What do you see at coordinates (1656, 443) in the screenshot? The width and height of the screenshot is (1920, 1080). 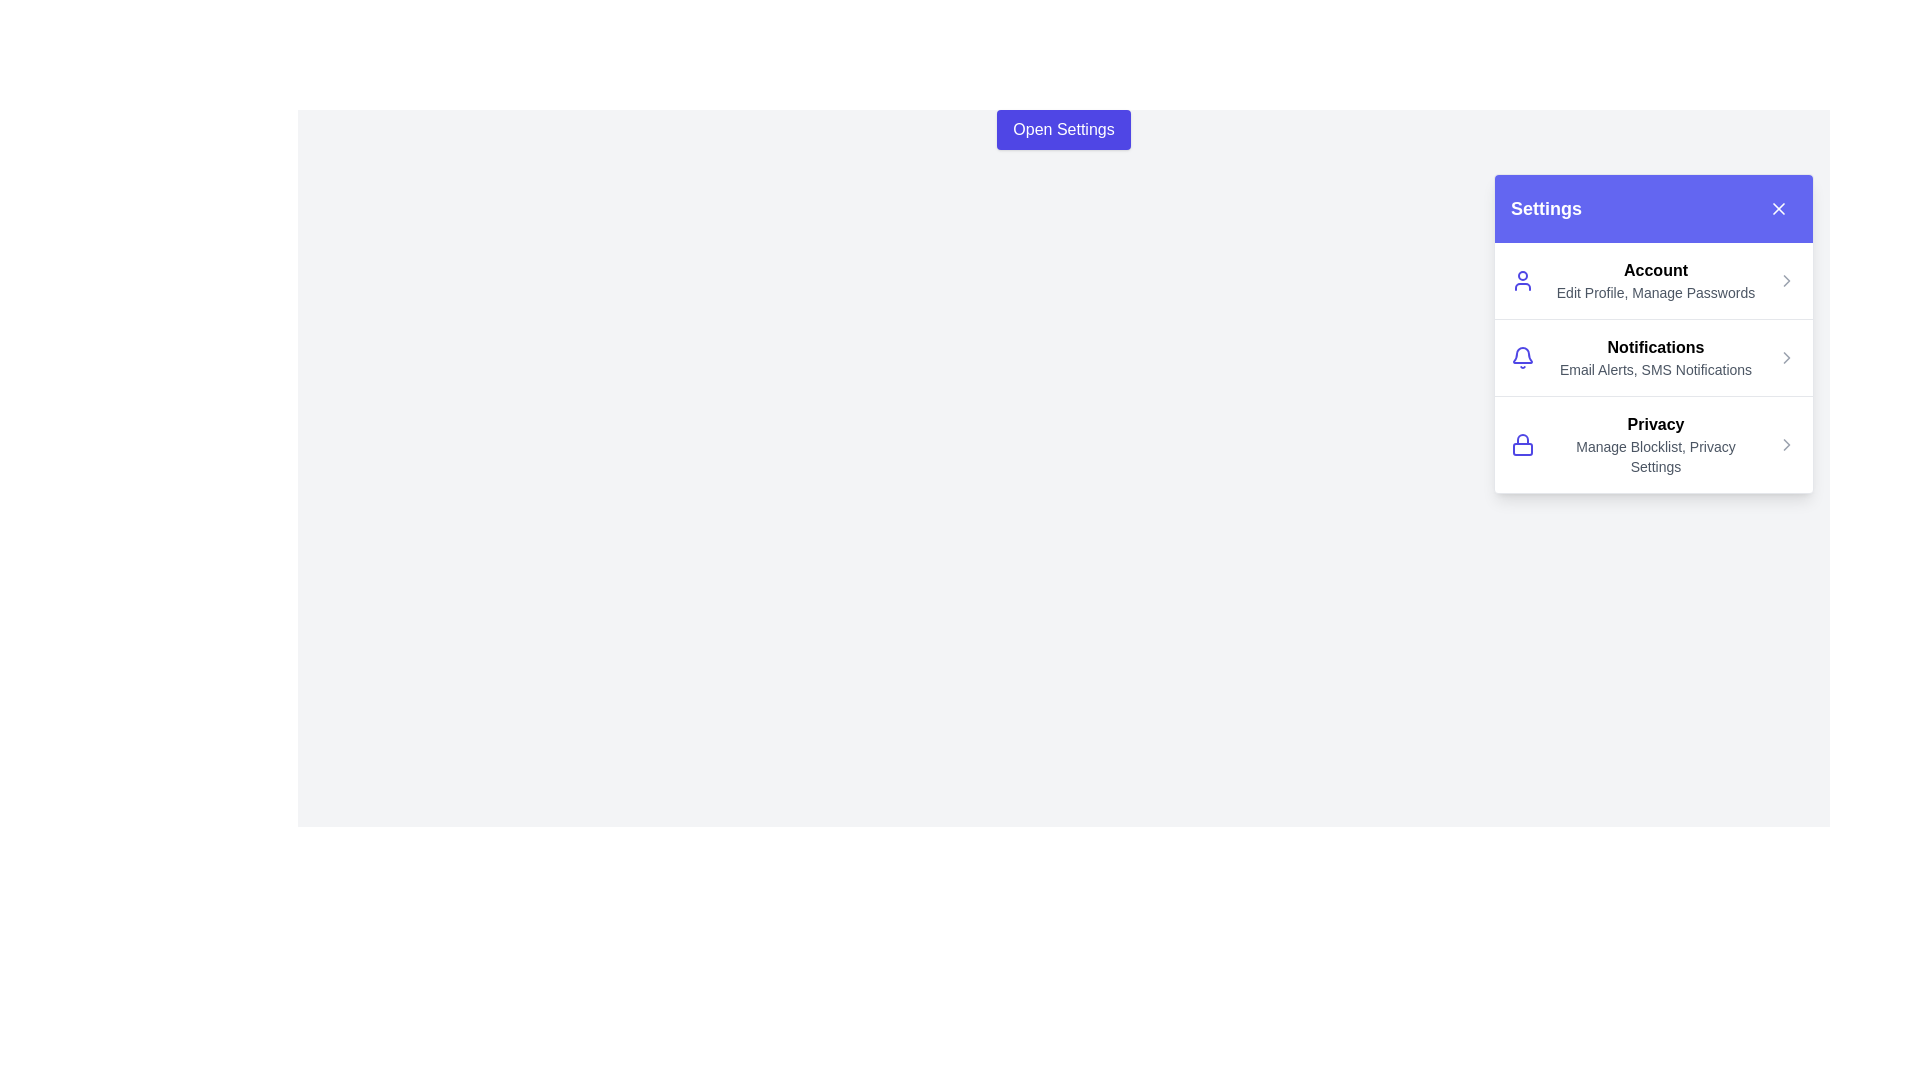 I see `to select the 'Privacy' list item in the Settings modal, which includes a bold title and descriptive text` at bounding box center [1656, 443].